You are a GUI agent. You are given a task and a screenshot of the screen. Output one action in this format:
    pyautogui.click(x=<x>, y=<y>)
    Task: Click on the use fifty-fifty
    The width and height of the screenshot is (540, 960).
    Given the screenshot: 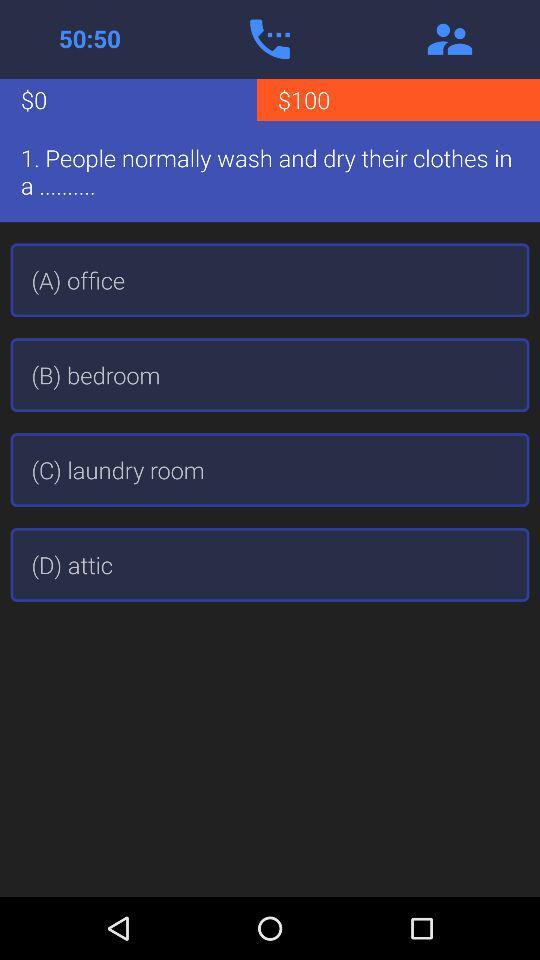 What is the action you would take?
    pyautogui.click(x=89, y=38)
    